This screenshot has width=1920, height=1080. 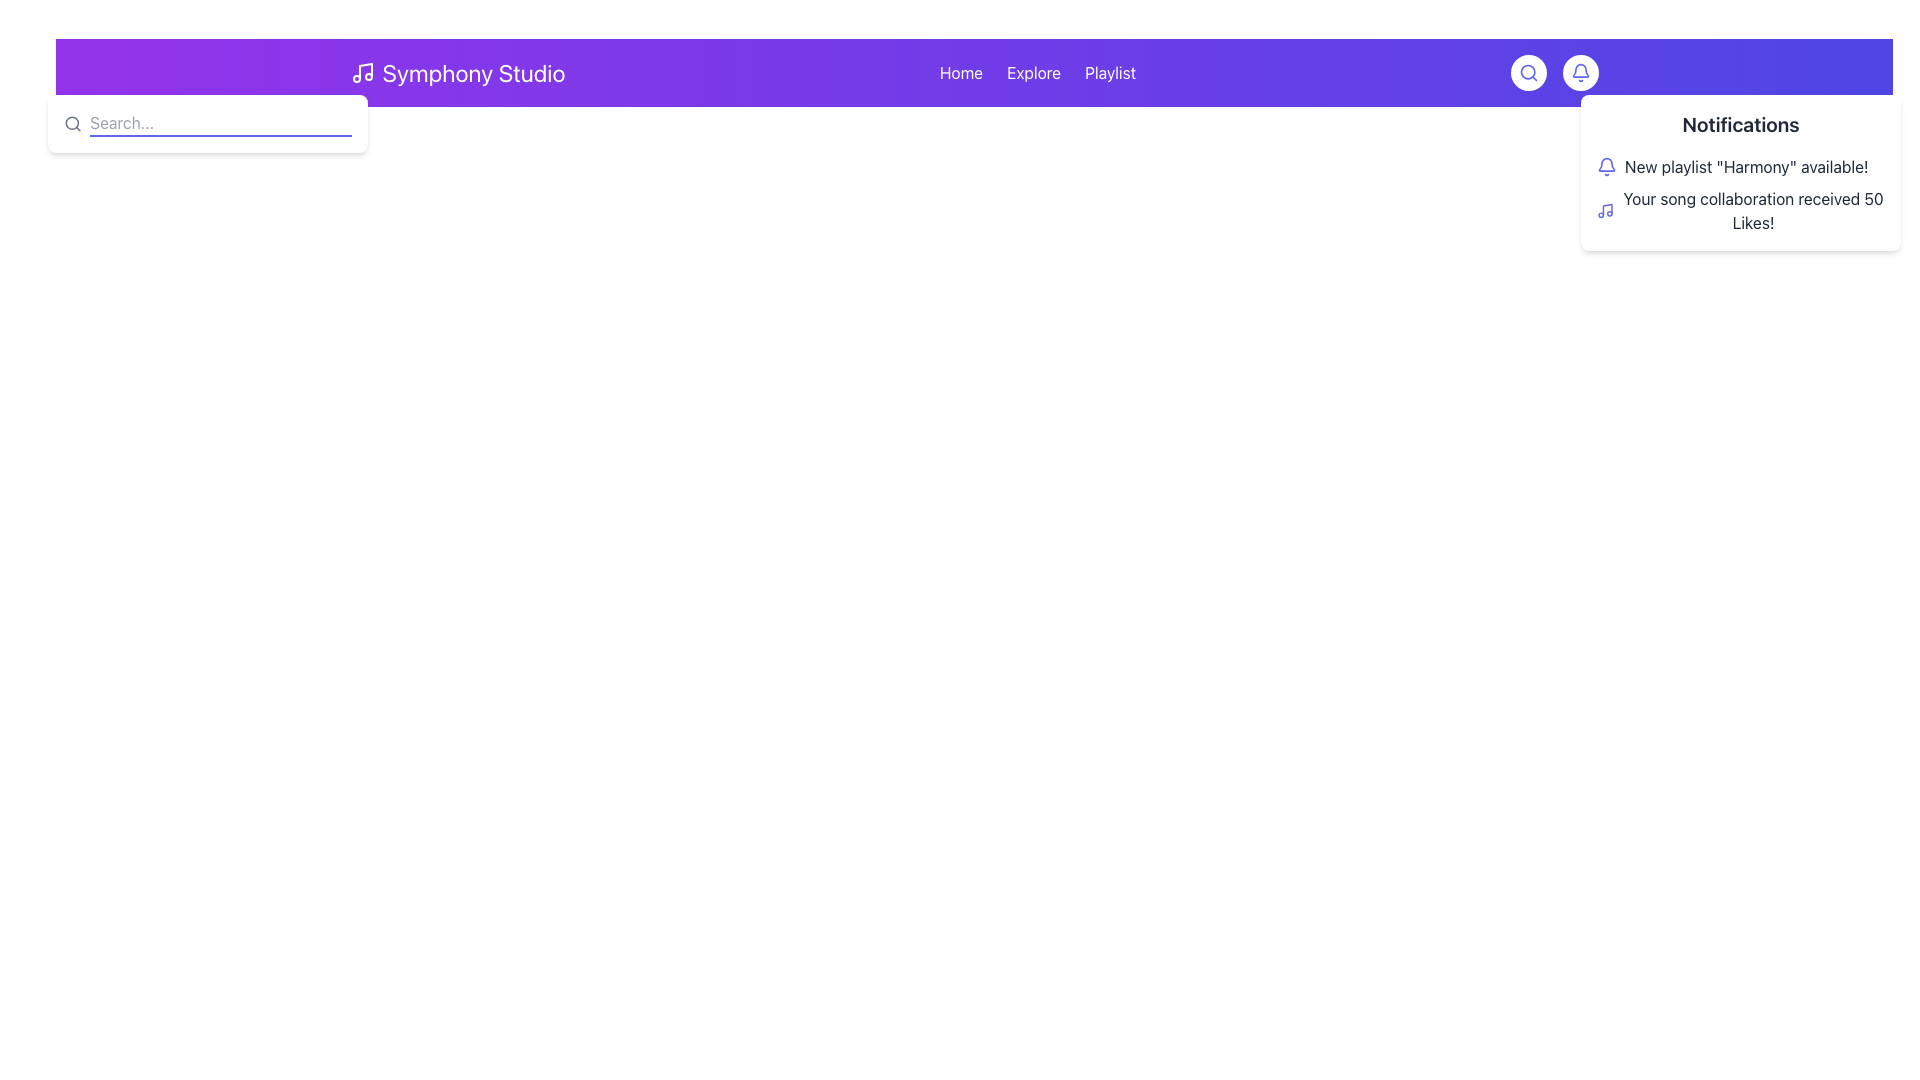 What do you see at coordinates (961, 72) in the screenshot?
I see `the 'Home' navigation button in the top right horizontal navigation bar` at bounding box center [961, 72].